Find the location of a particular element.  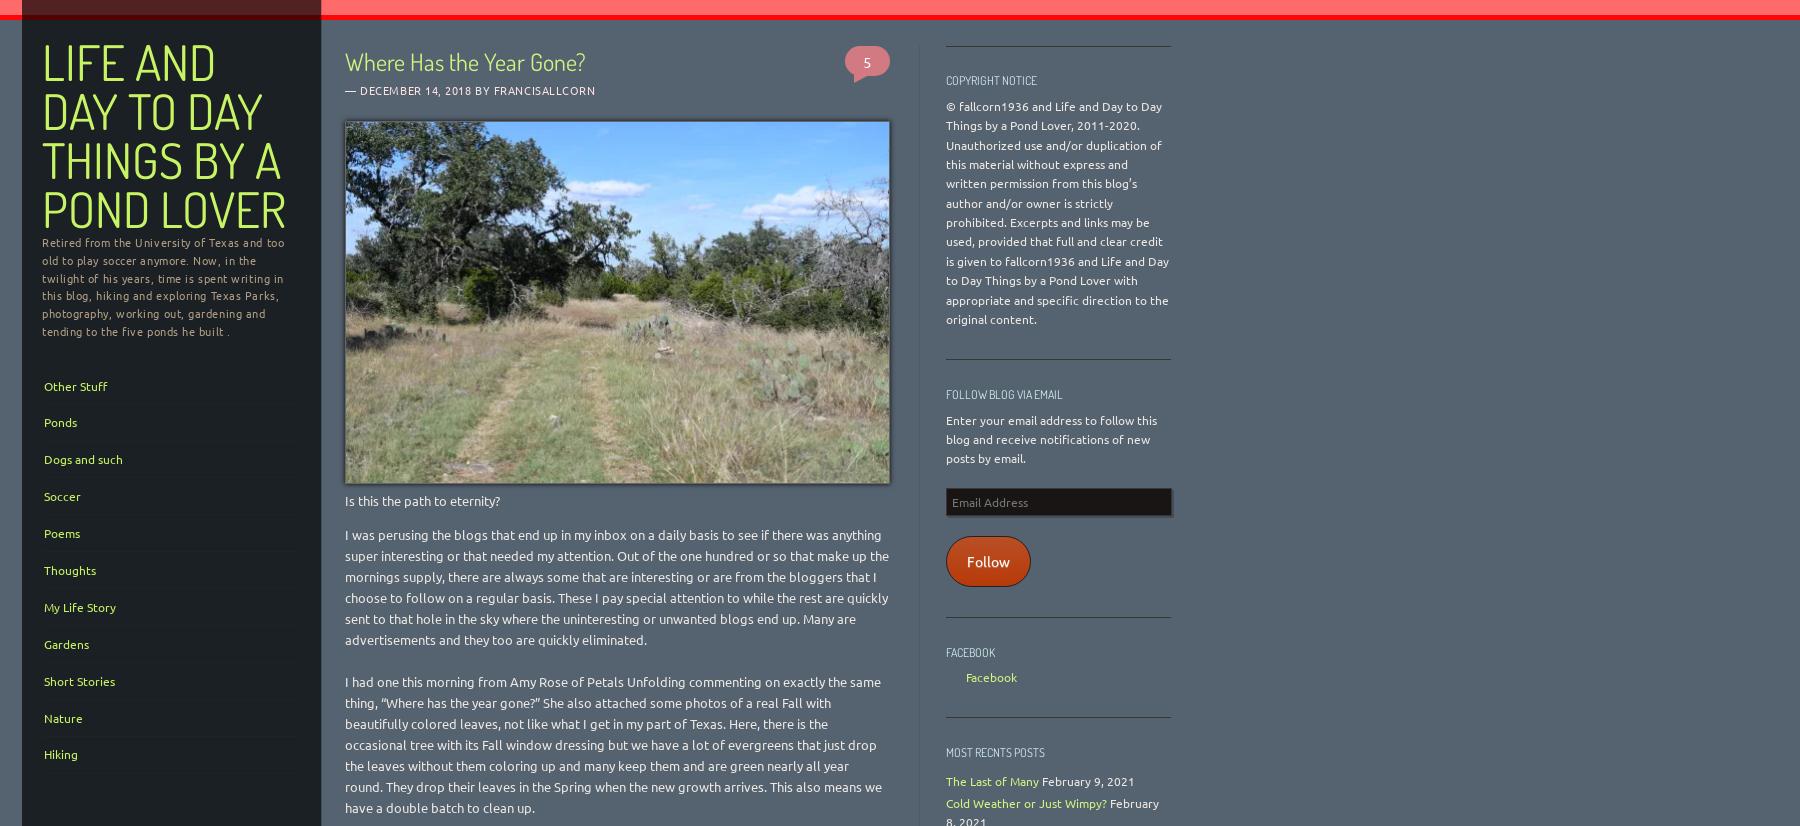

'Follow Blog via Email' is located at coordinates (1003, 393).